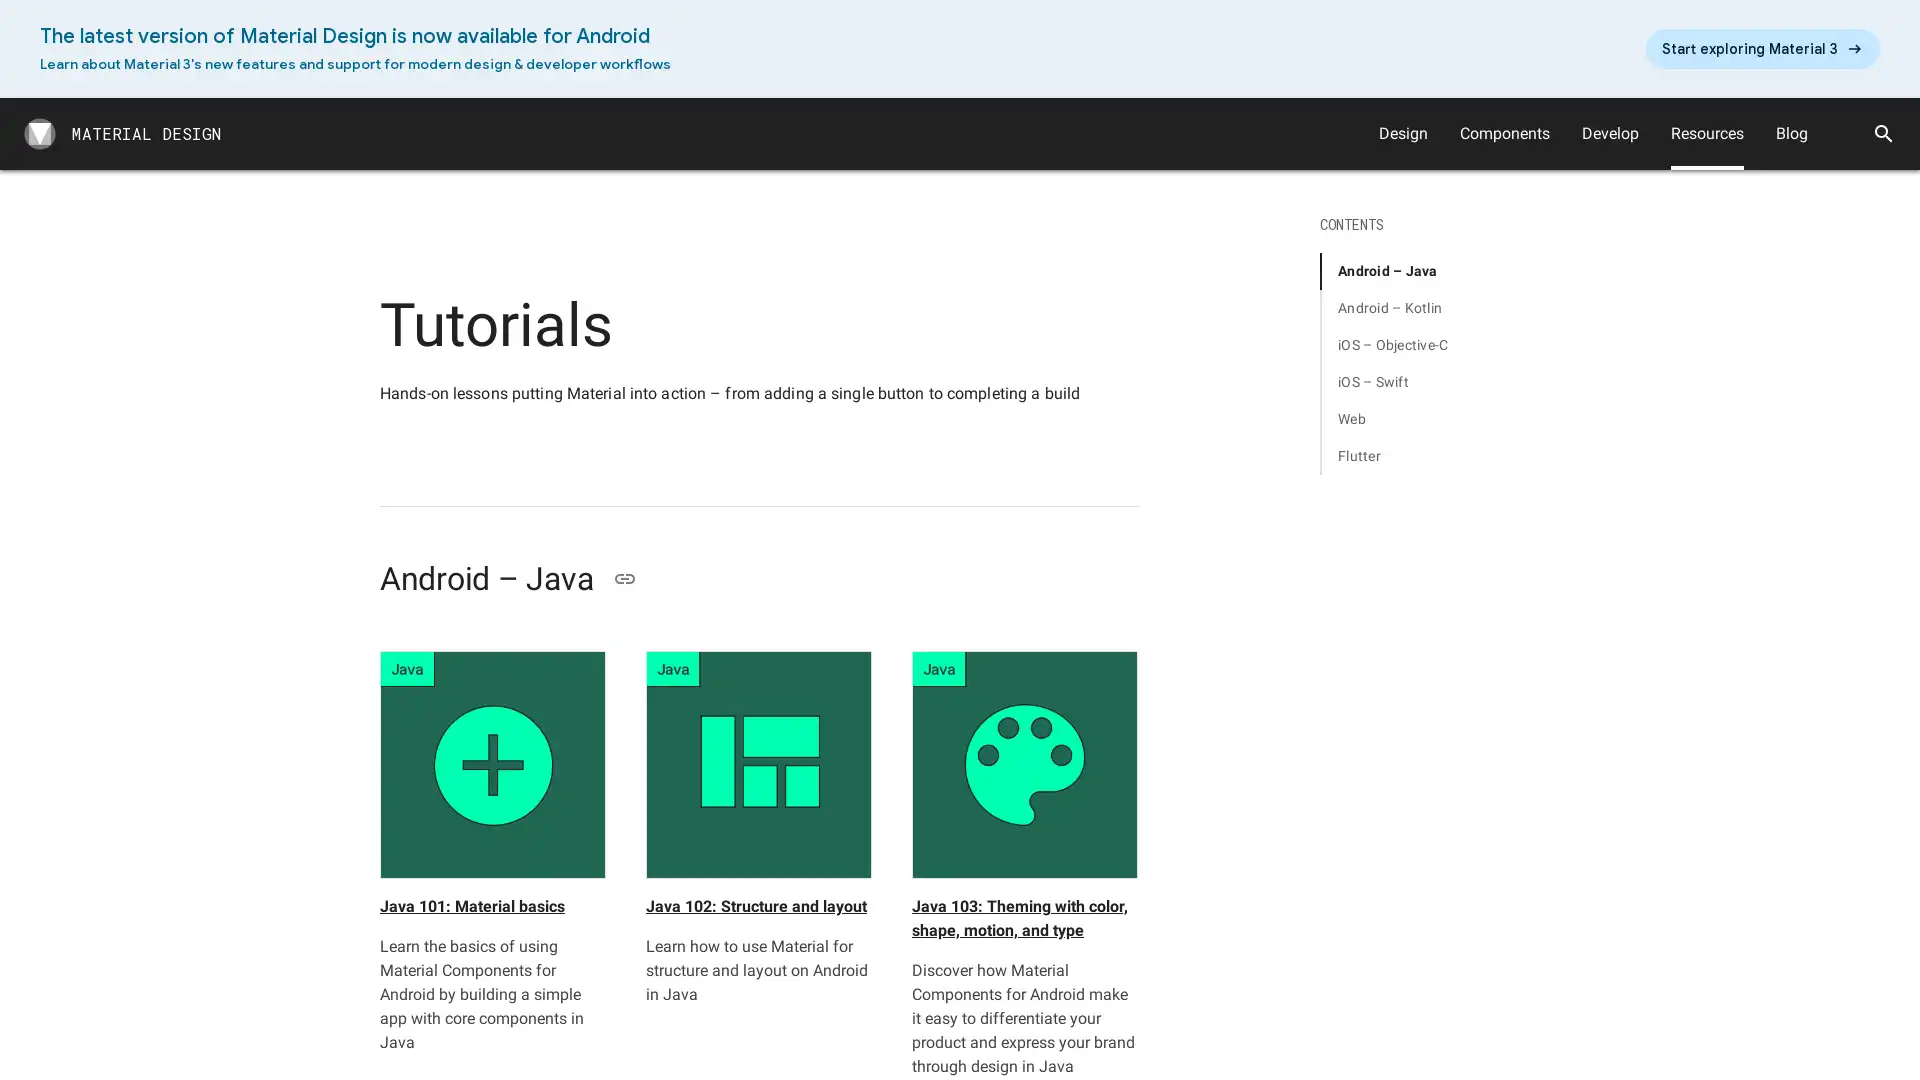 The height and width of the screenshot is (1080, 1920). I want to click on arrow_right_alt, so click(1762, 48).